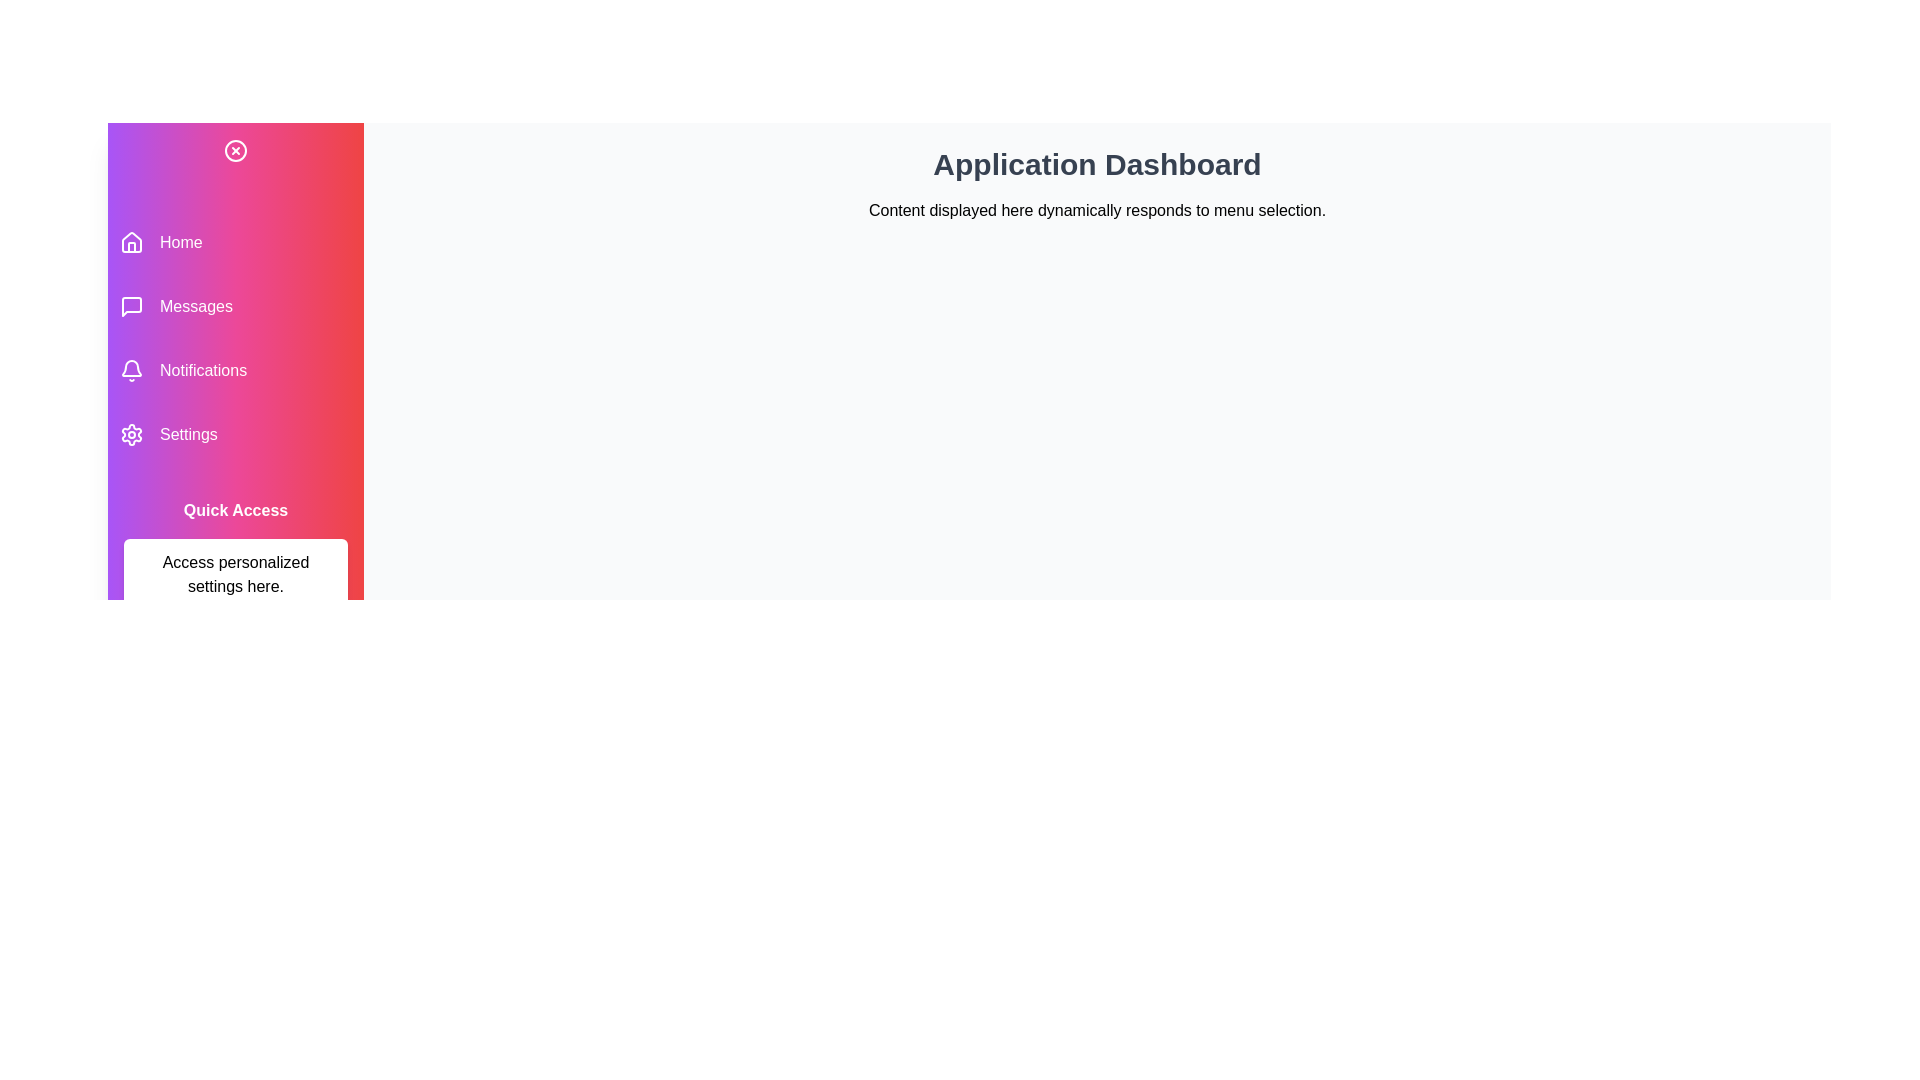 The image size is (1920, 1080). I want to click on toggle button at the top left of the sidebar to toggle its state, so click(235, 149).